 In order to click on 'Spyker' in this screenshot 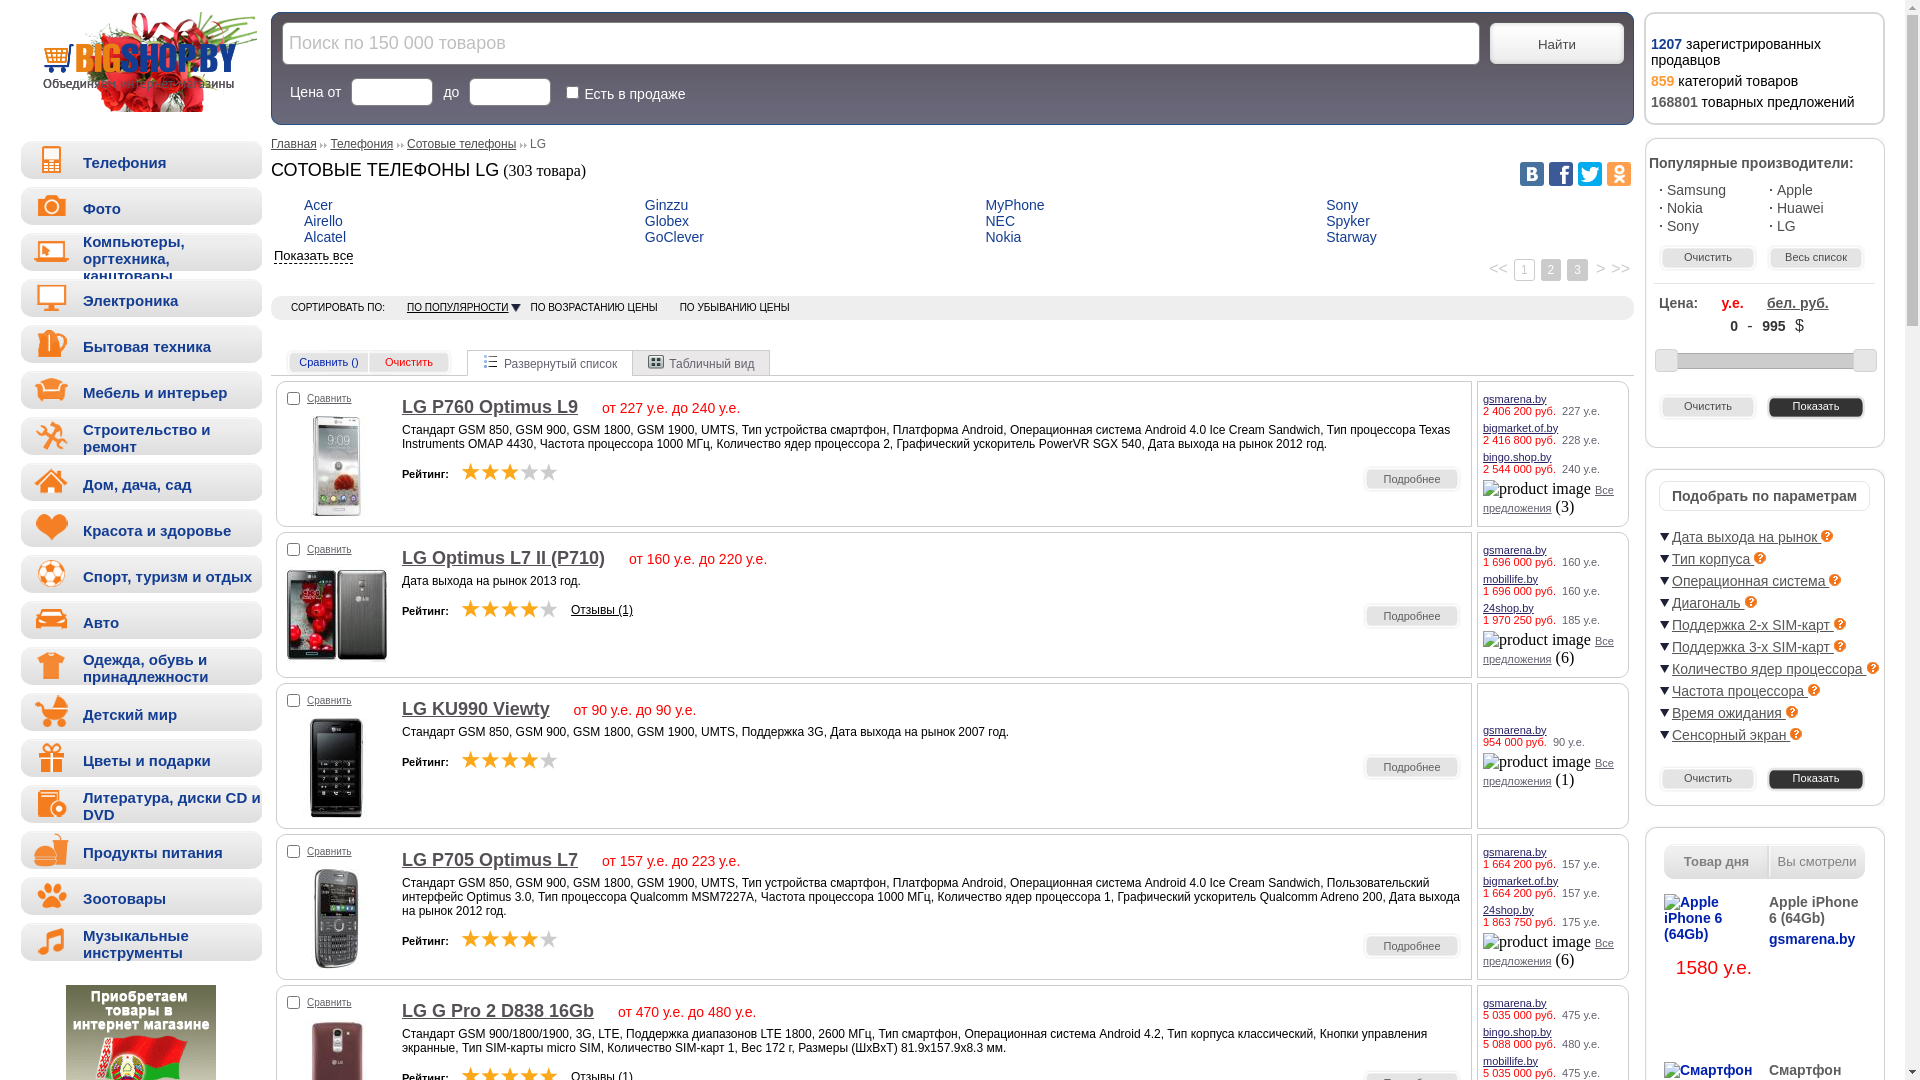, I will do `click(1348, 220)`.